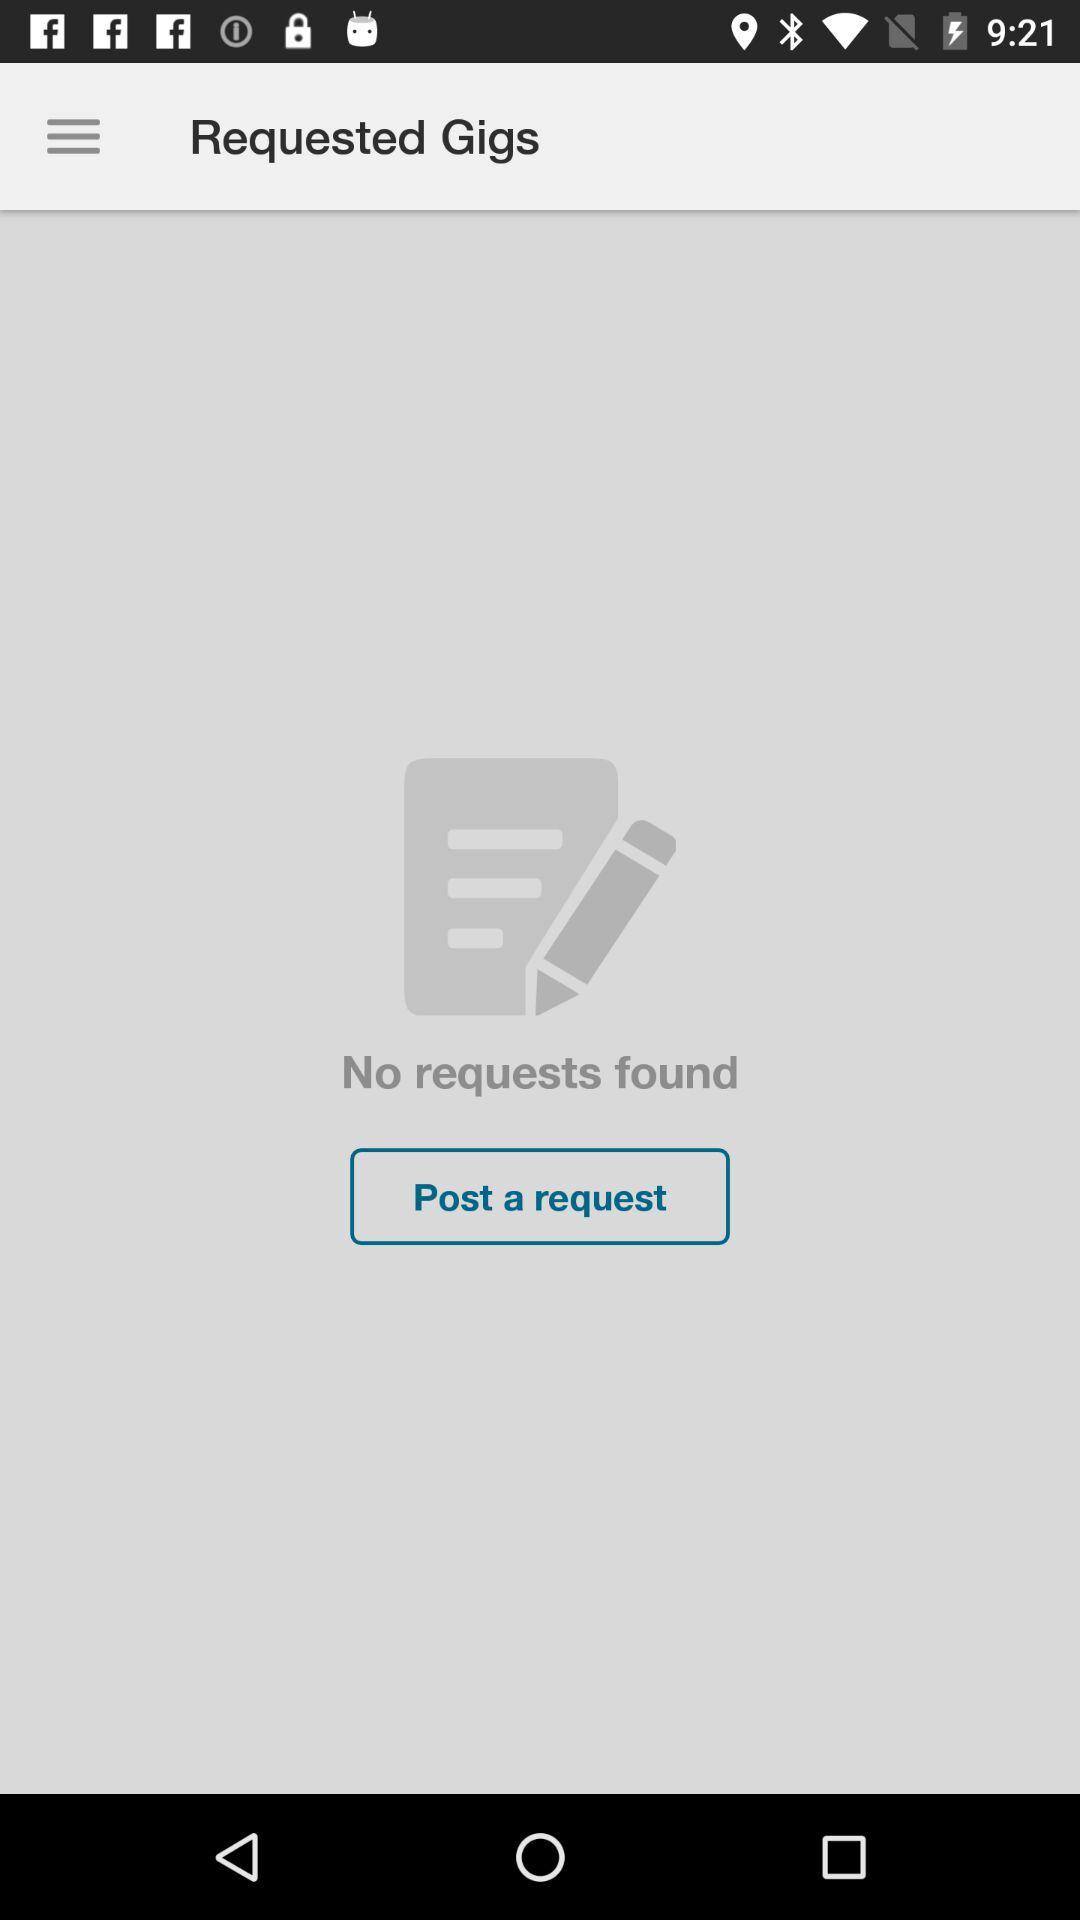  What do you see at coordinates (540, 1196) in the screenshot?
I see `the post a request item` at bounding box center [540, 1196].